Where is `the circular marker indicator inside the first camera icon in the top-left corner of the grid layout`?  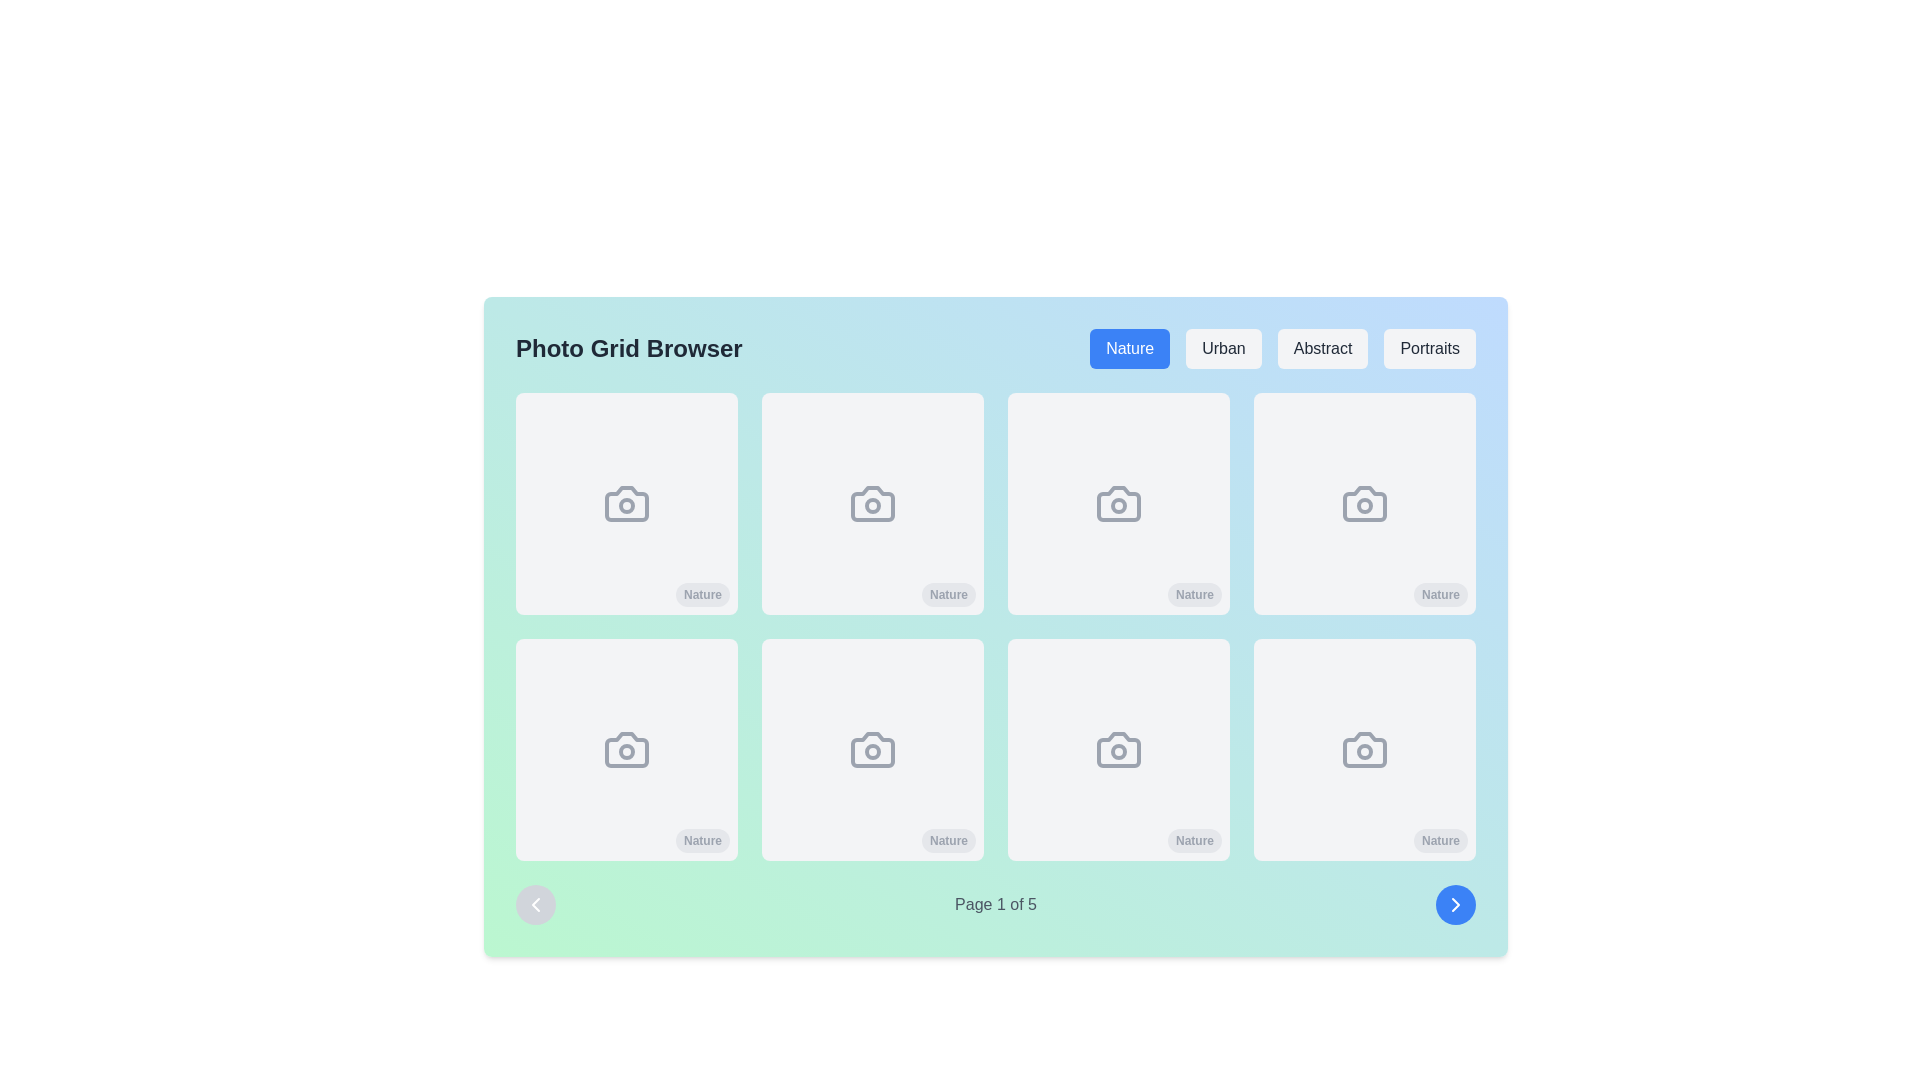
the circular marker indicator inside the first camera icon in the top-left corner of the grid layout is located at coordinates (626, 504).